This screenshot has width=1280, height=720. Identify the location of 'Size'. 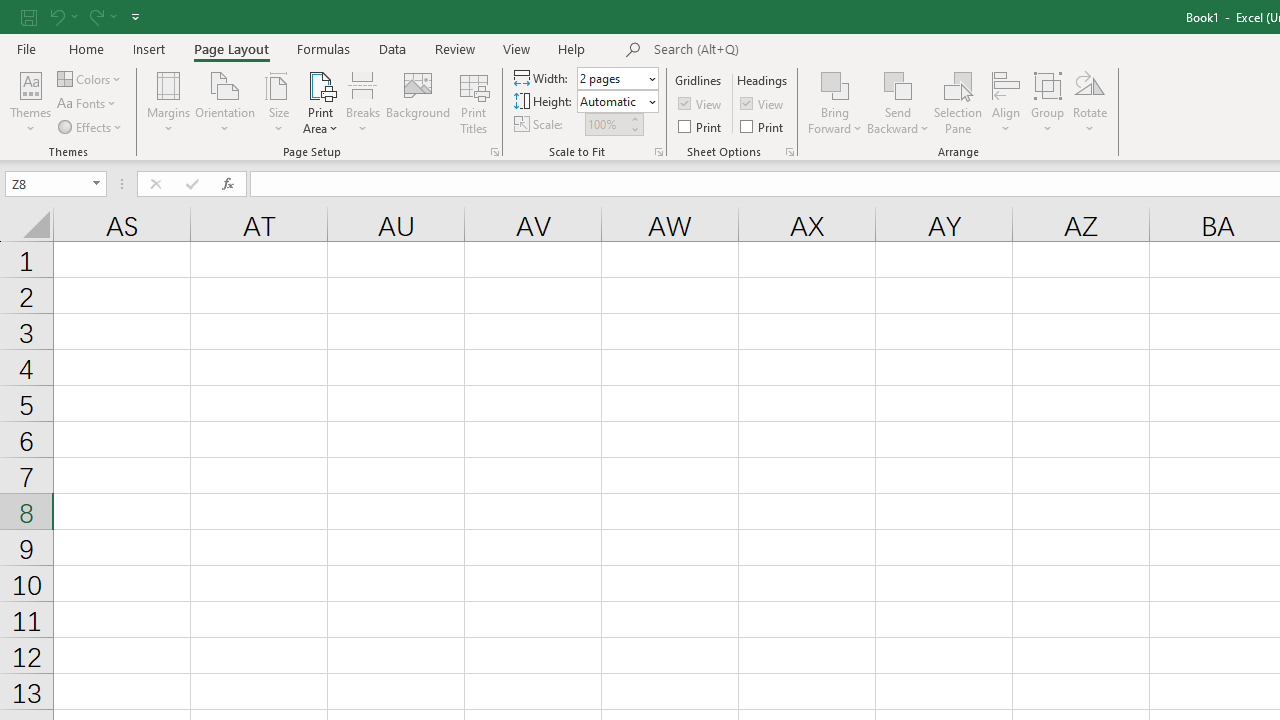
(278, 103).